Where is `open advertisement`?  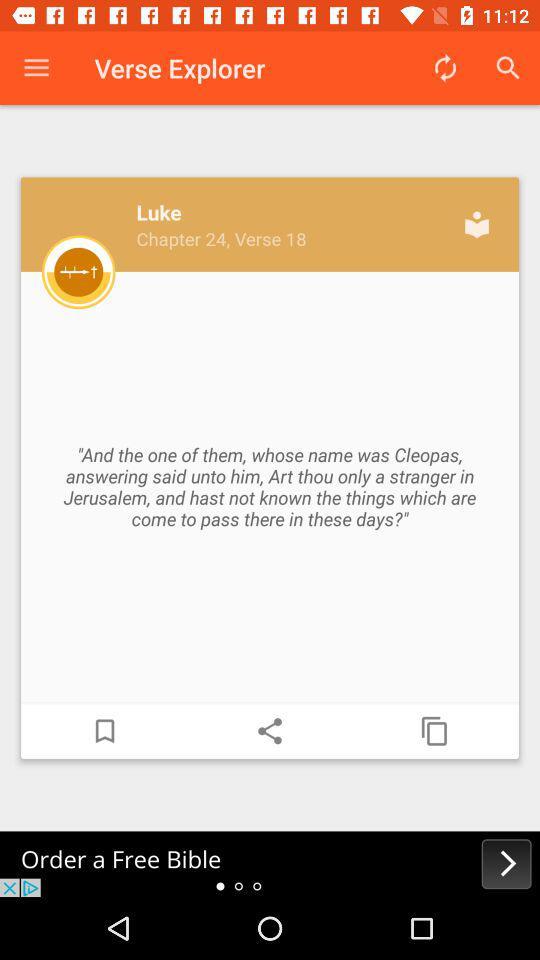 open advertisement is located at coordinates (270, 863).